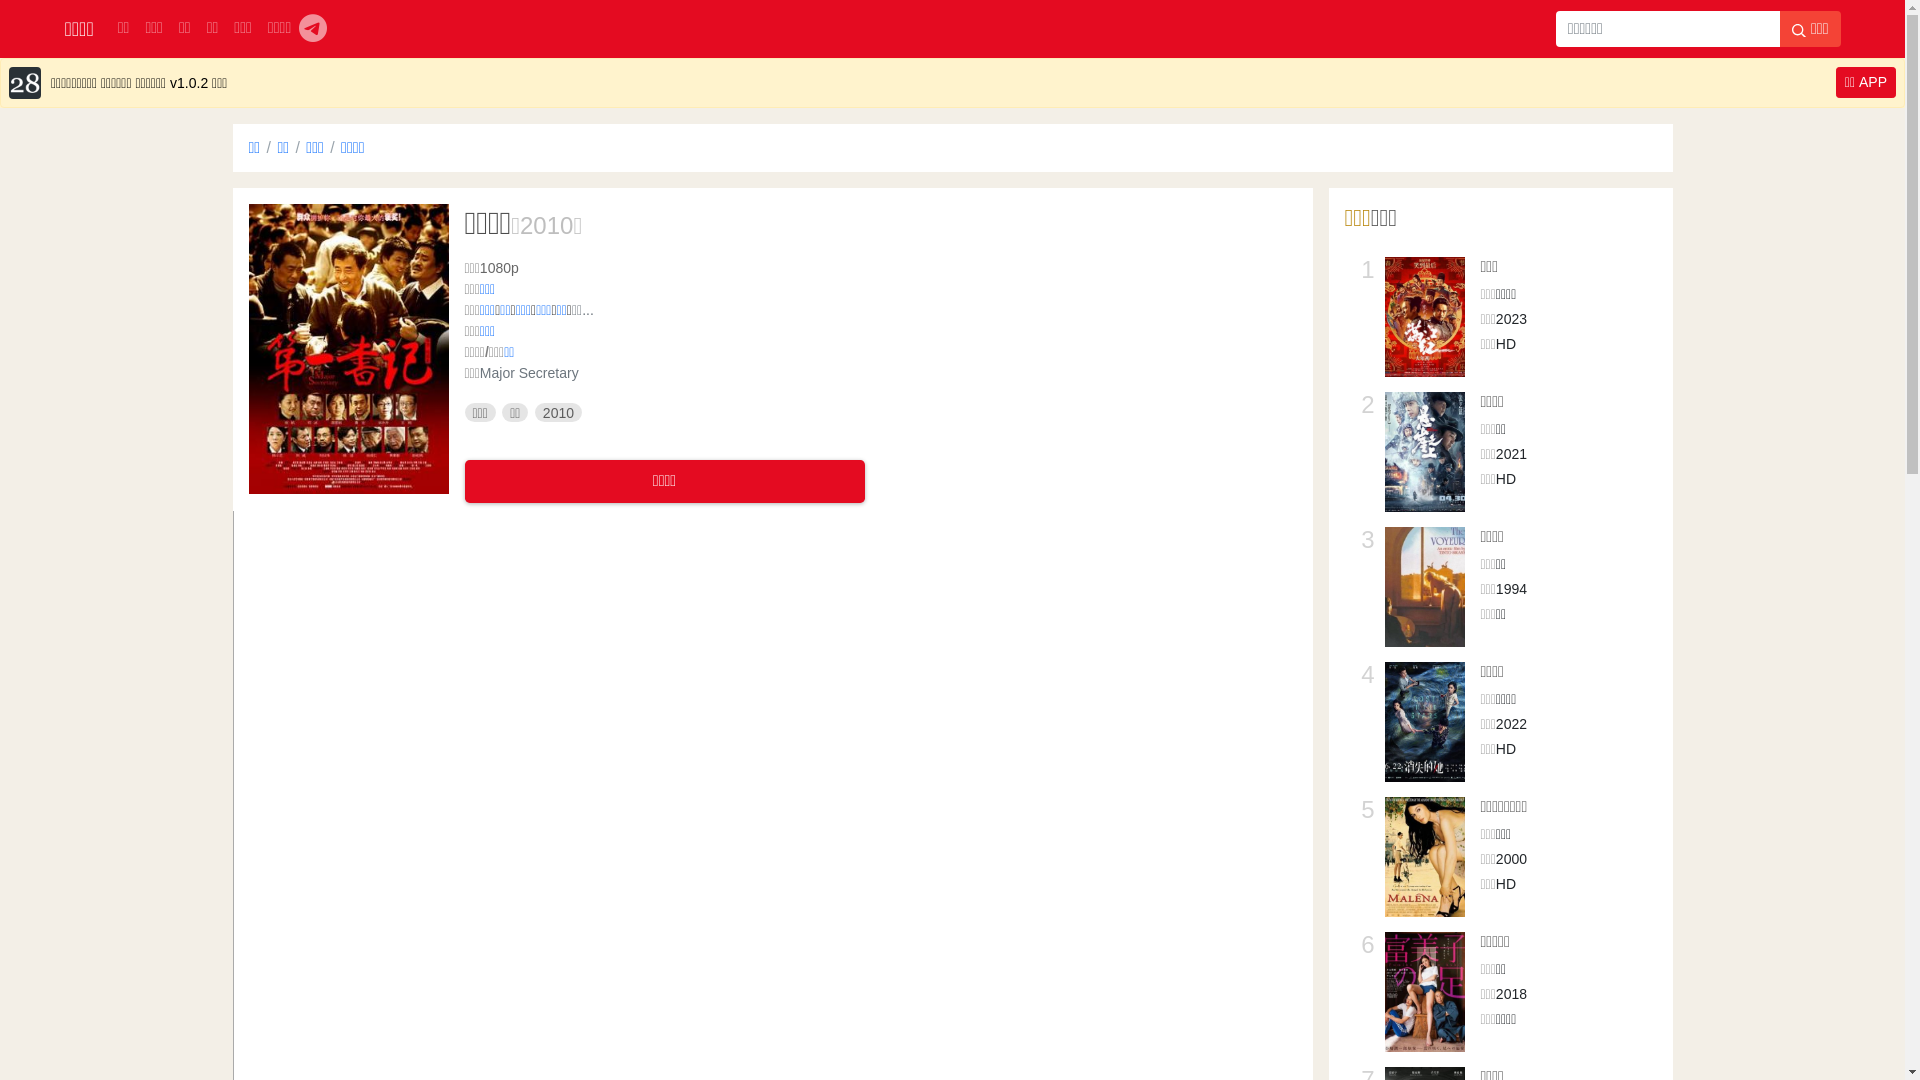 The width and height of the screenshot is (1920, 1080). I want to click on '2010', so click(546, 225).